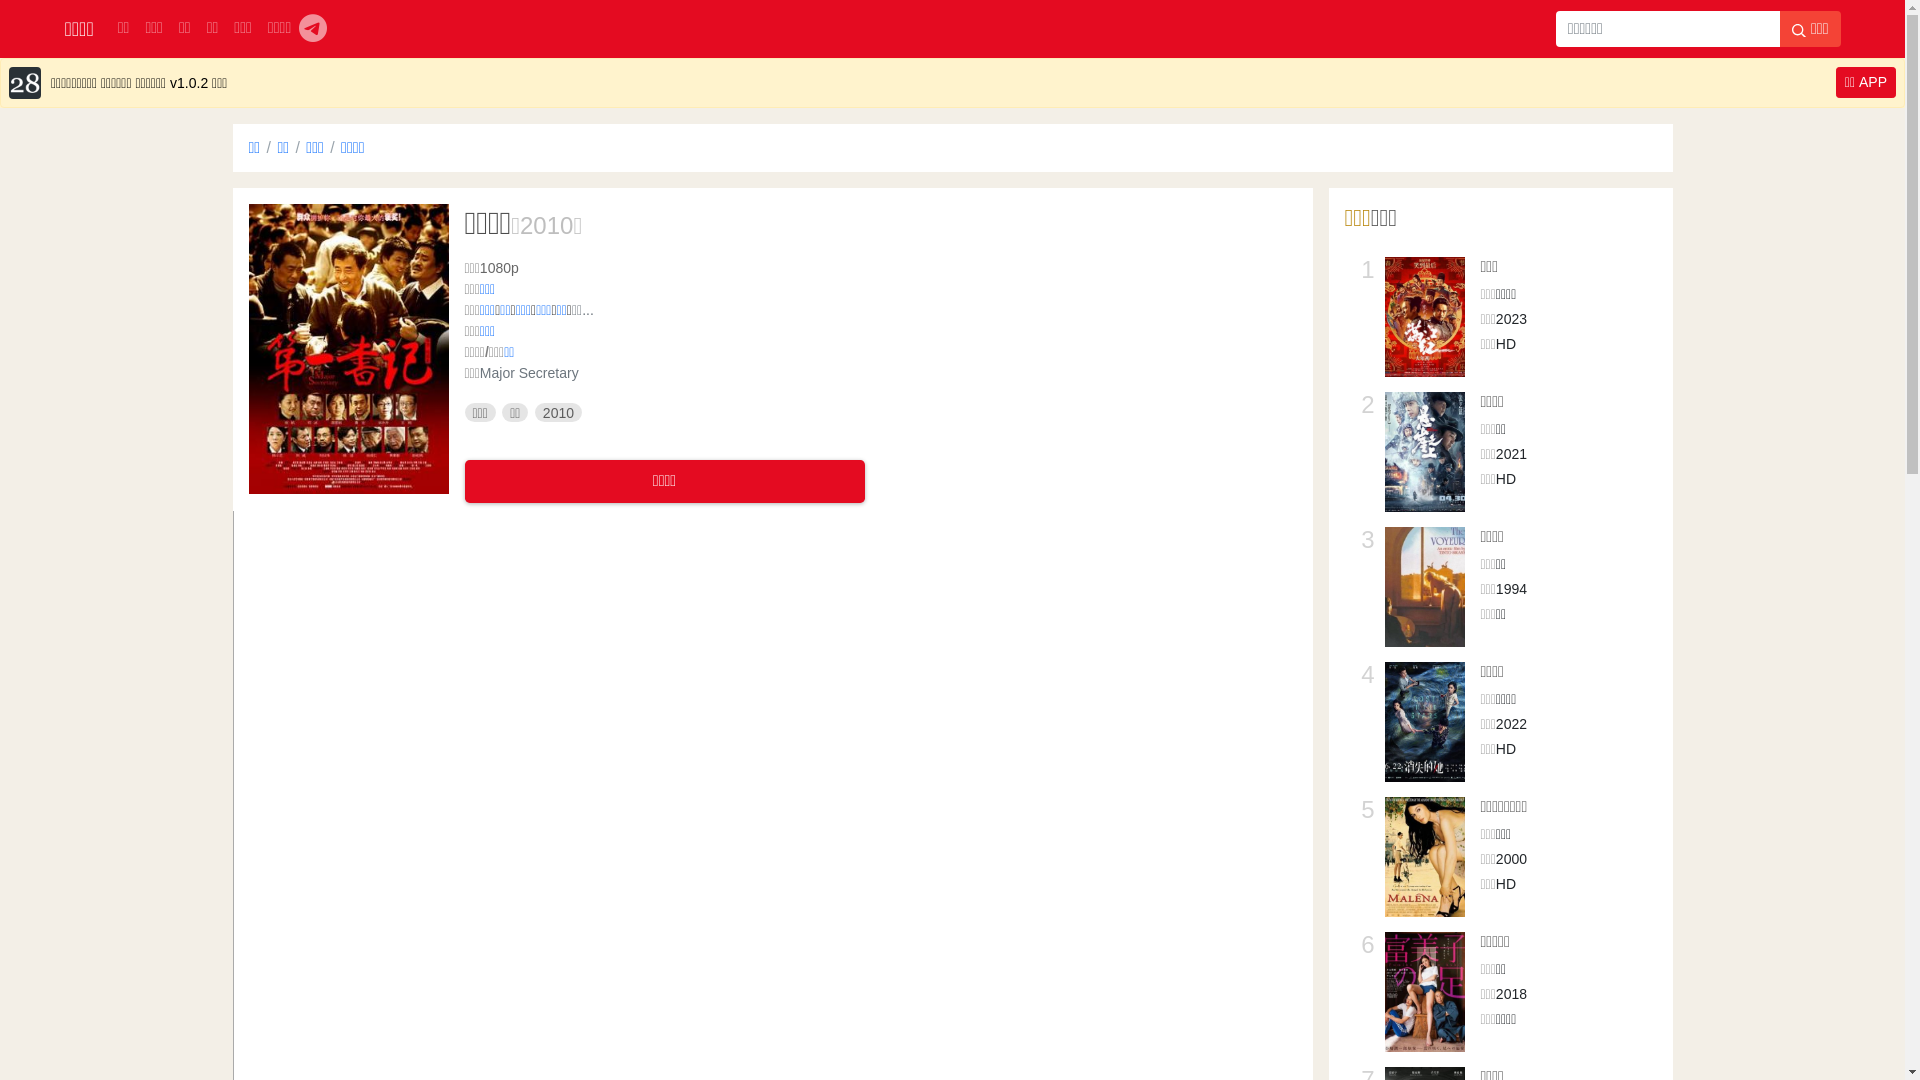 The width and height of the screenshot is (1920, 1080). I want to click on '2010', so click(546, 225).